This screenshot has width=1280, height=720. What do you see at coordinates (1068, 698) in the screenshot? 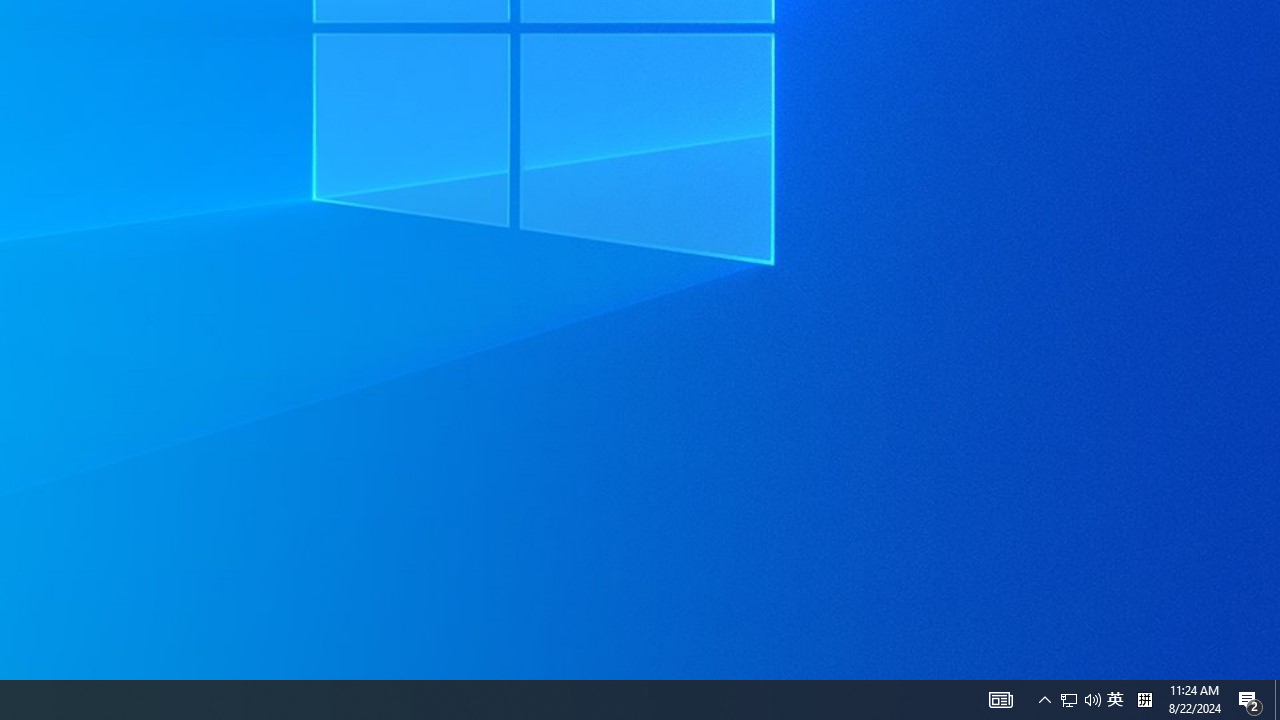
I see `'User Promoted Notification Area'` at bounding box center [1068, 698].